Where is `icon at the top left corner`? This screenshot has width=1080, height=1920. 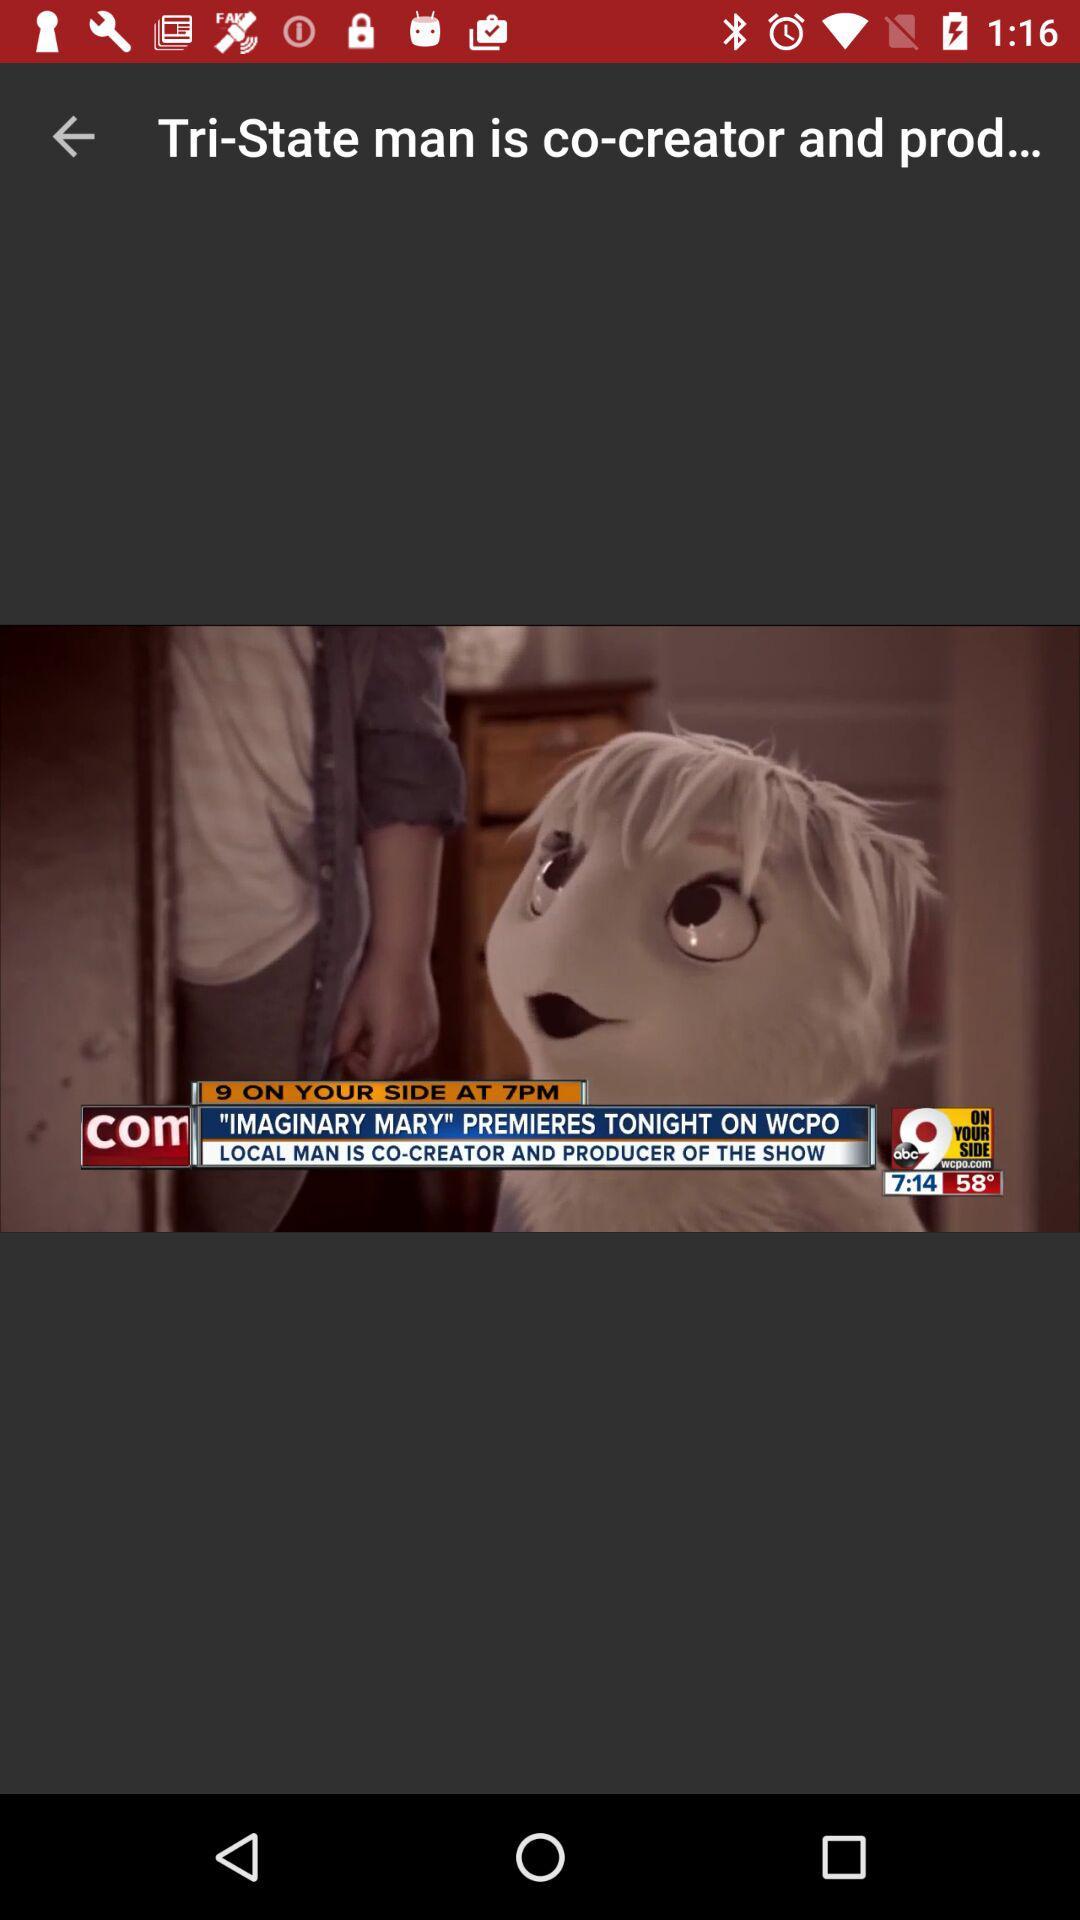
icon at the top left corner is located at coordinates (72, 135).